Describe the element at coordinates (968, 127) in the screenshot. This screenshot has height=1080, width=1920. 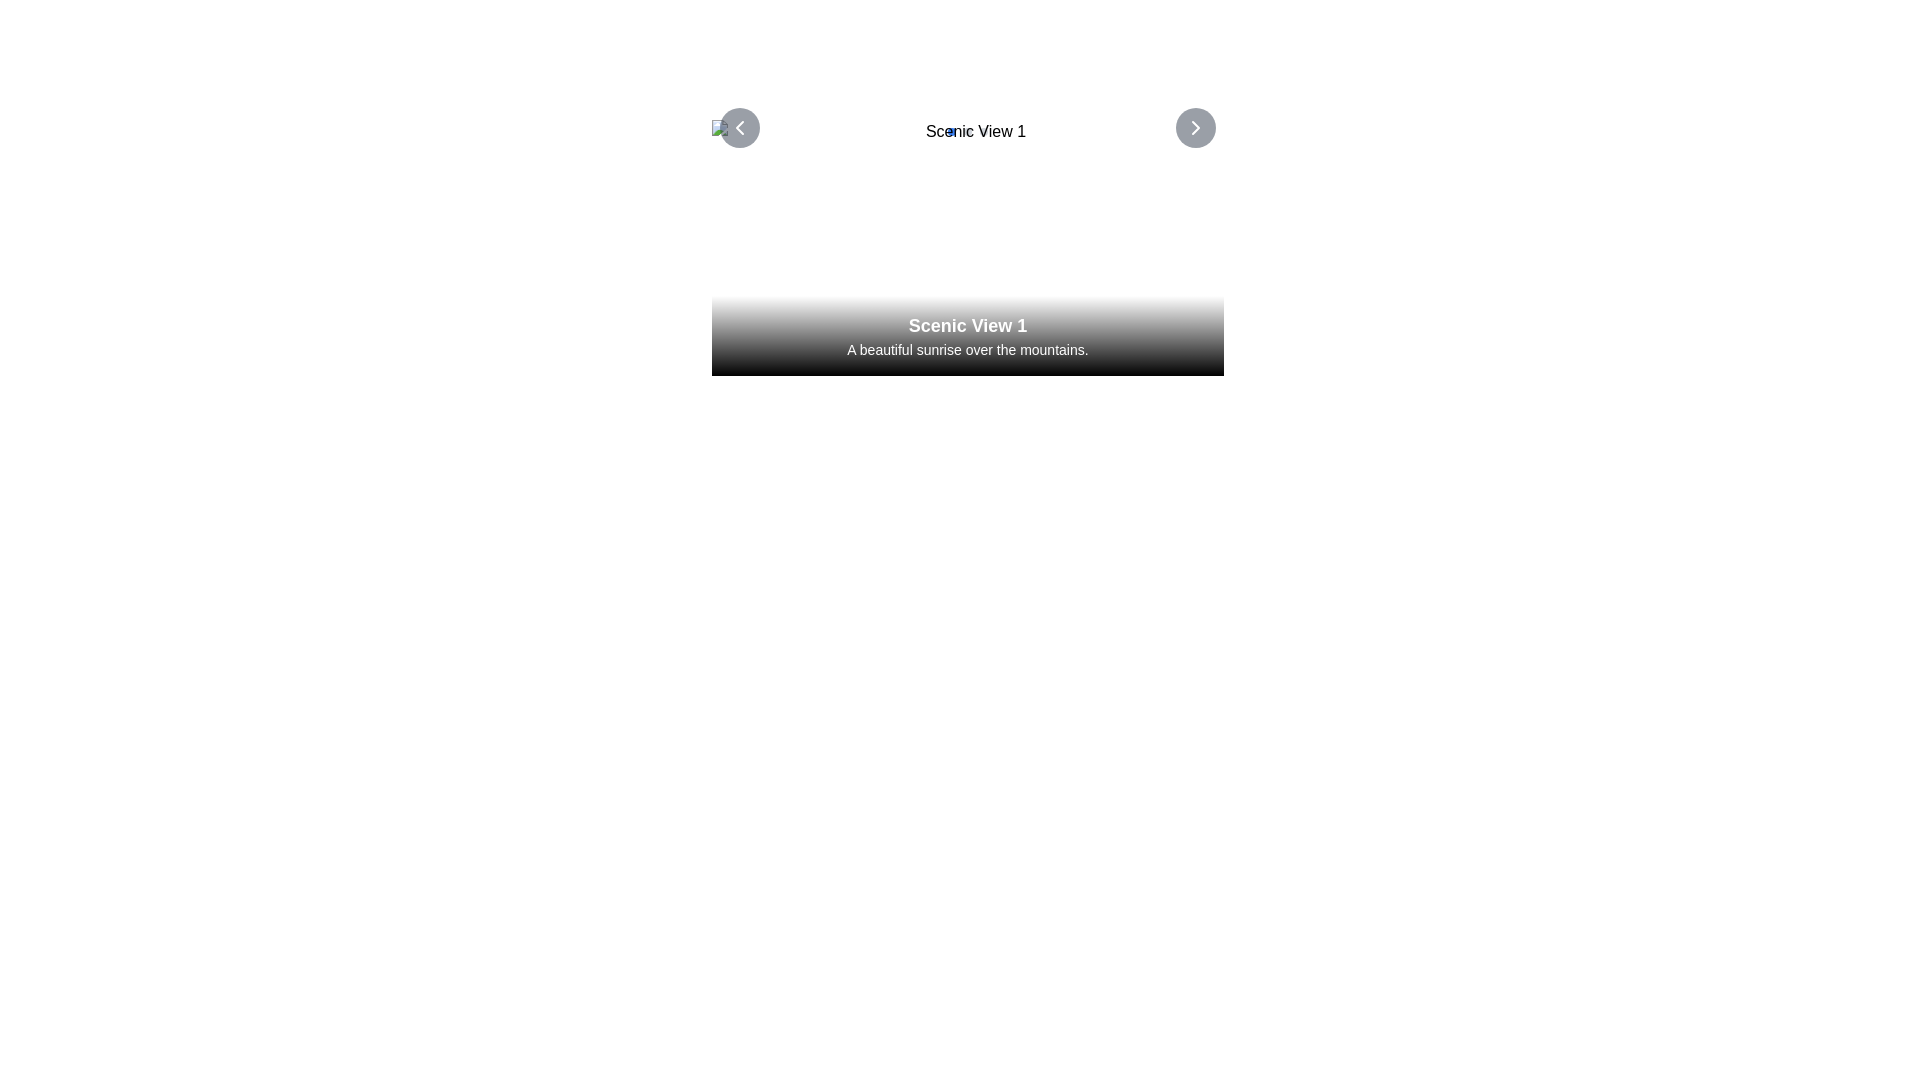
I see `the text of the Text Label that identifies the current scenic view, positioned centrally above the description and image for 'Scenic View 1'` at that location.